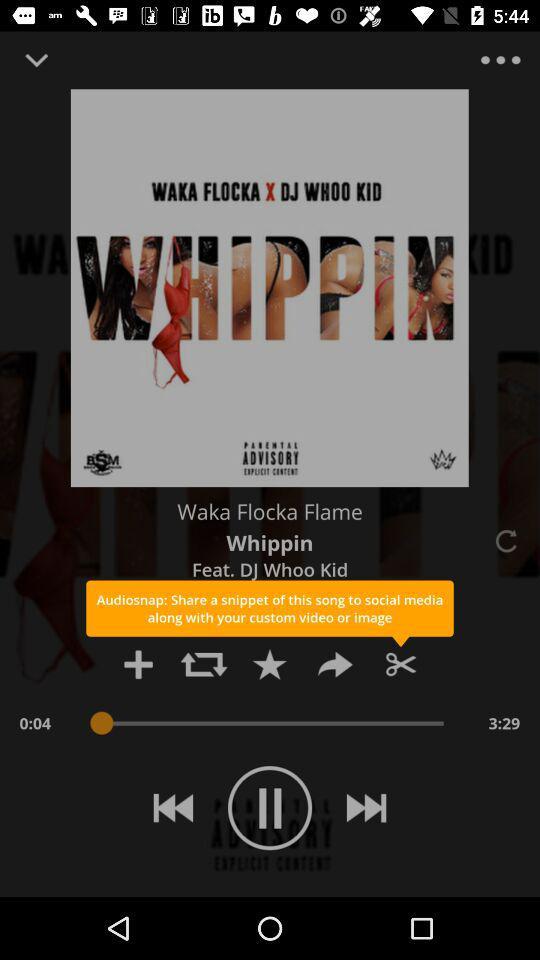  What do you see at coordinates (504, 541) in the screenshot?
I see `the refresh icon` at bounding box center [504, 541].